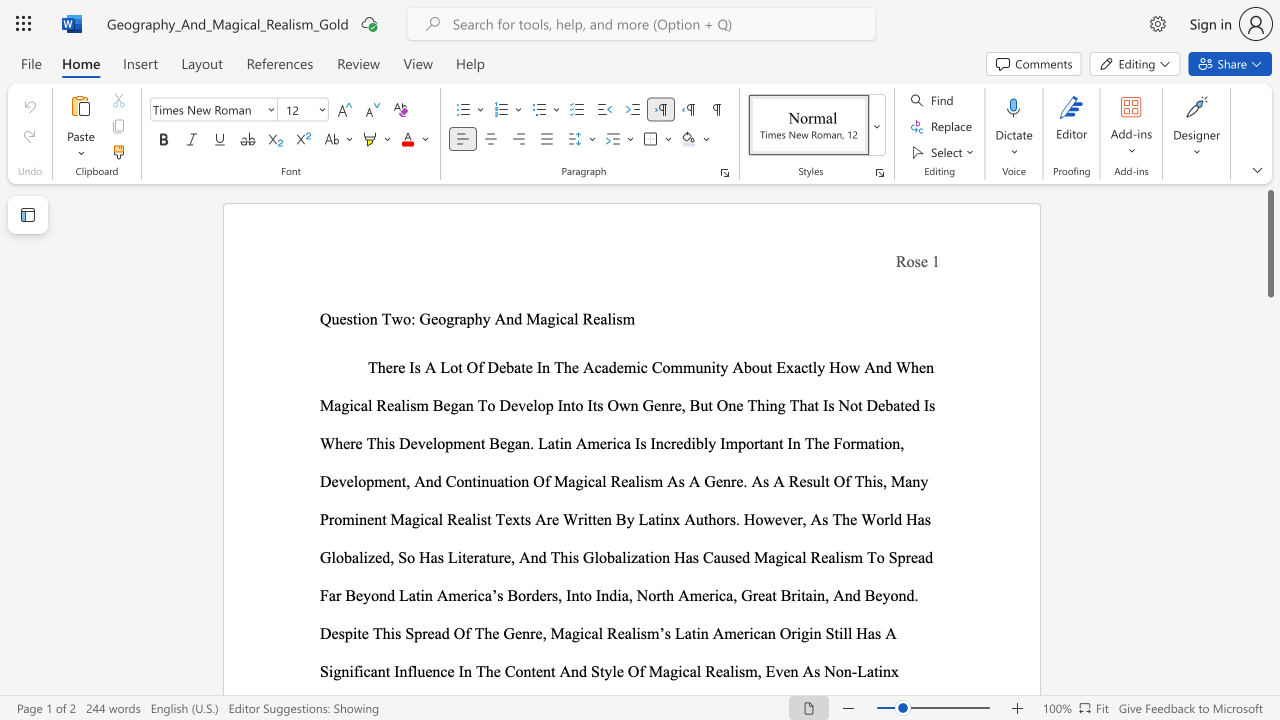 This screenshot has height=720, width=1280. I want to click on the scrollbar to scroll the page down, so click(1269, 380).